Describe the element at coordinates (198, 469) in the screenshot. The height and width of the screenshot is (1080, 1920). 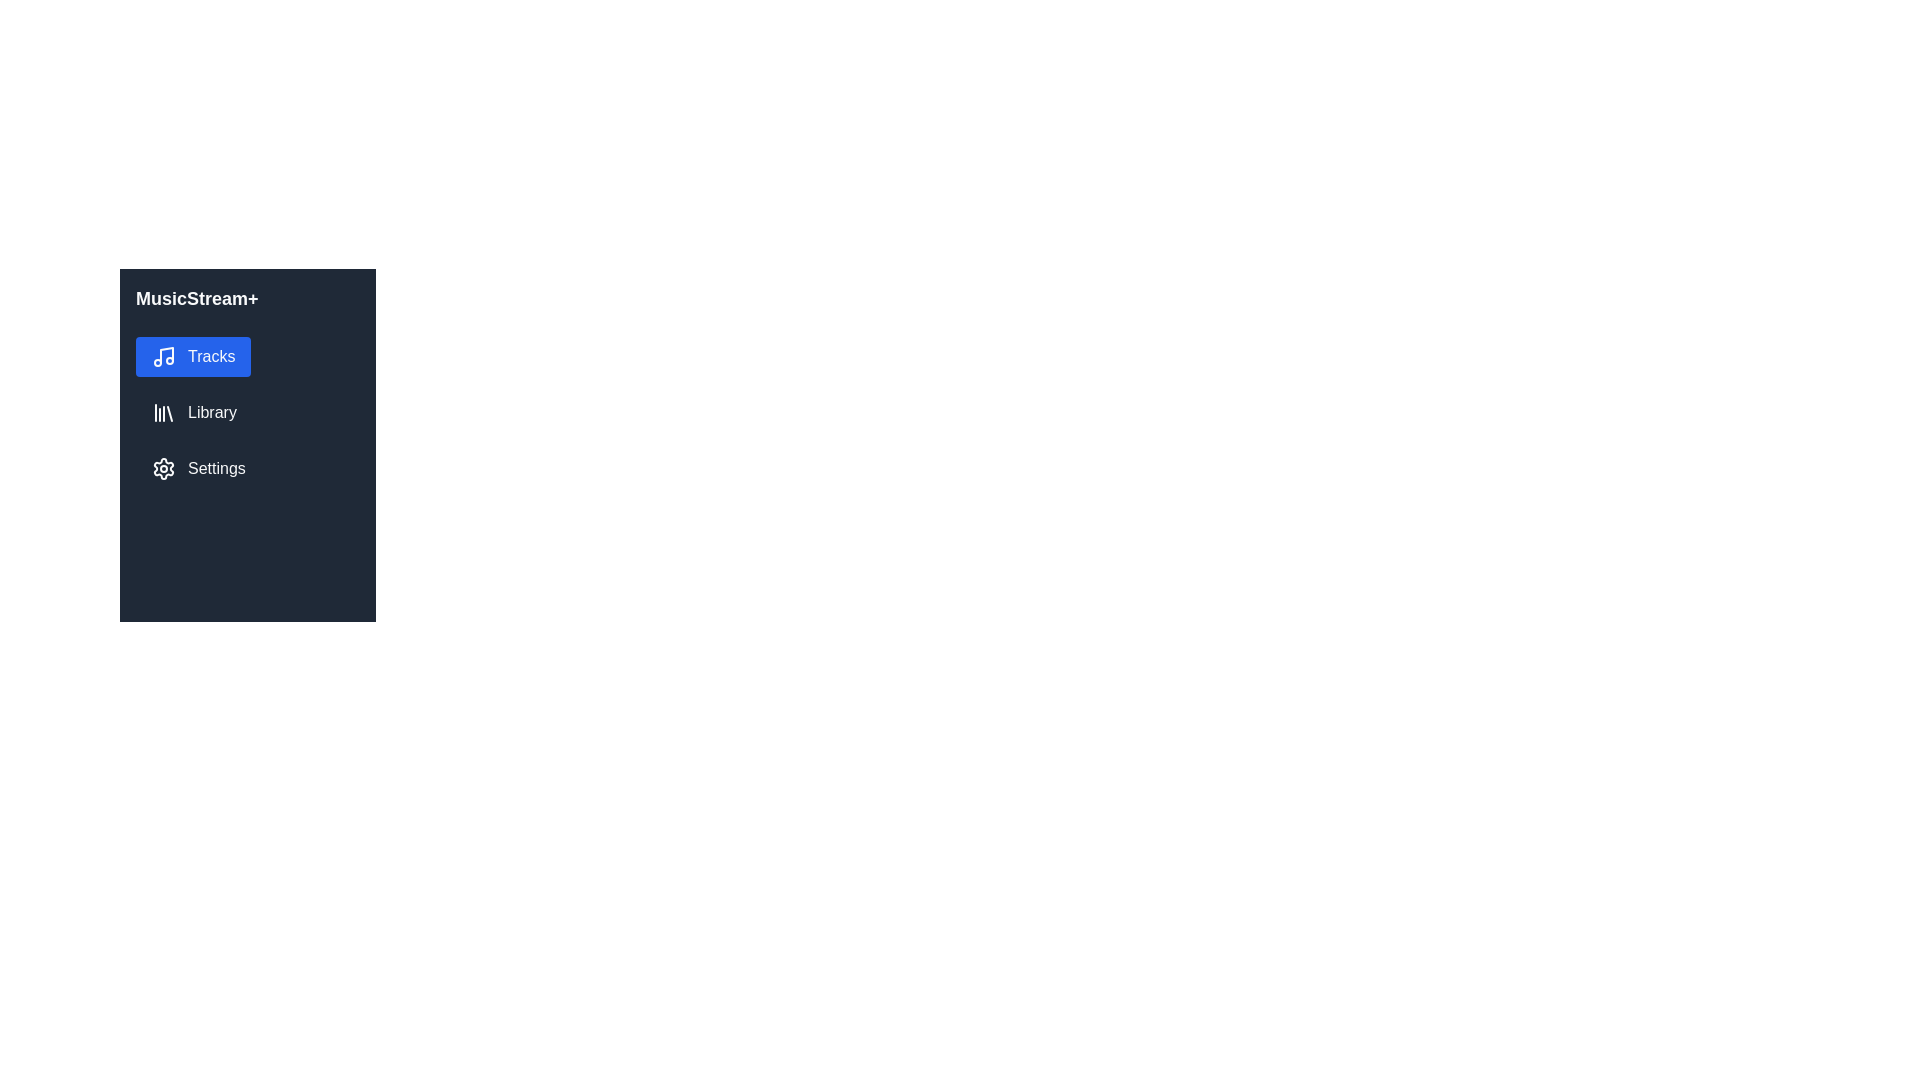
I see `the 'Settings' button with a gear icon that is styled with a dark background and white text, located below the 'Tracks' and 'Library' options in the sidebar menu` at that location.